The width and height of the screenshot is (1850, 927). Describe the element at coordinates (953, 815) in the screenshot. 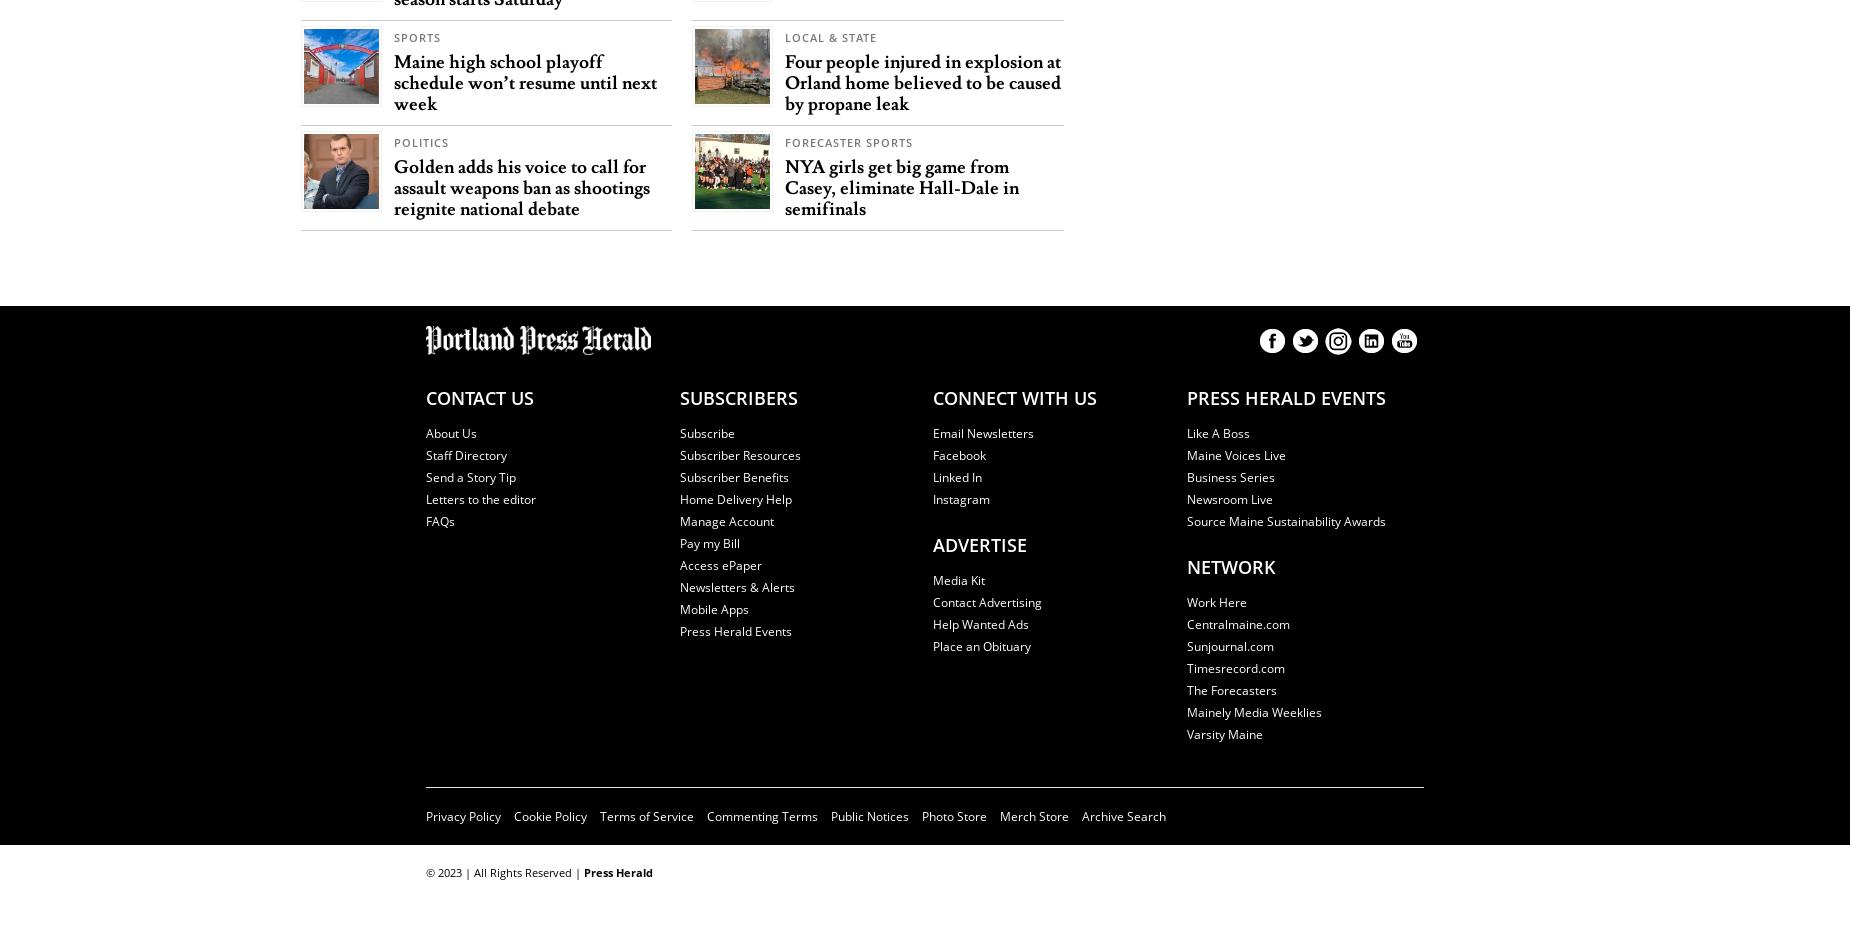

I see `'Photo Store'` at that location.